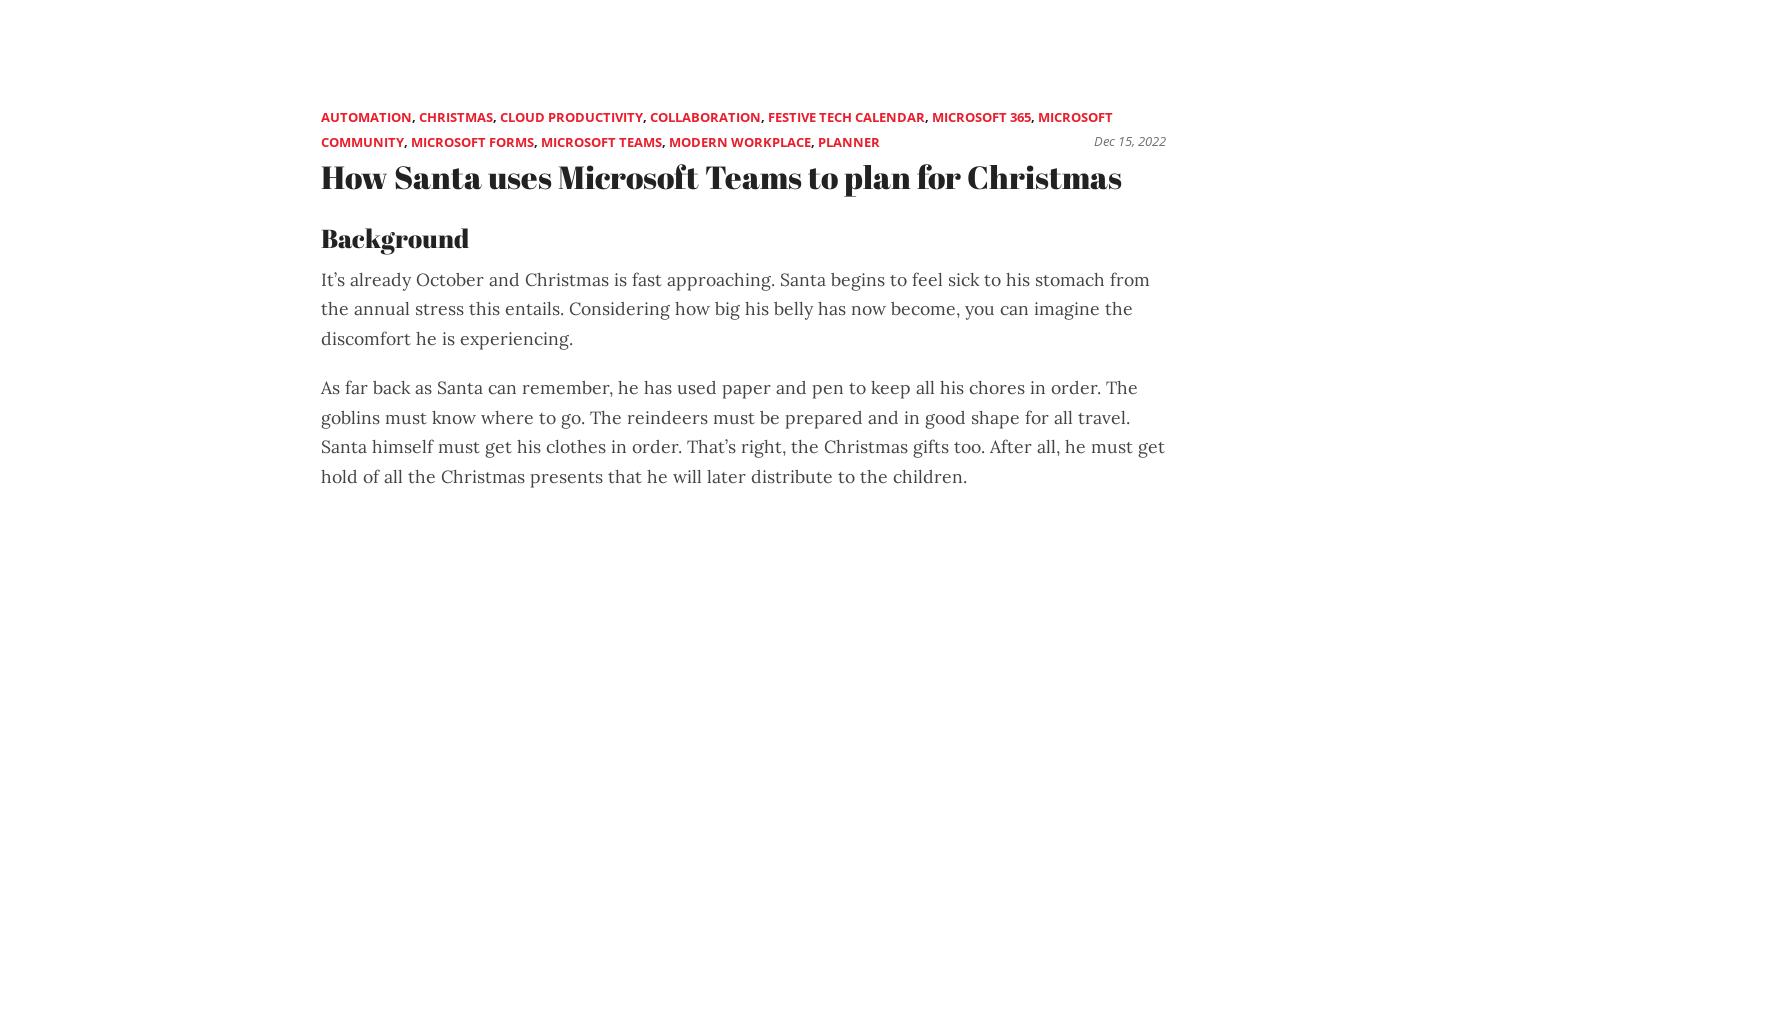  I want to click on 'Background', so click(395, 236).